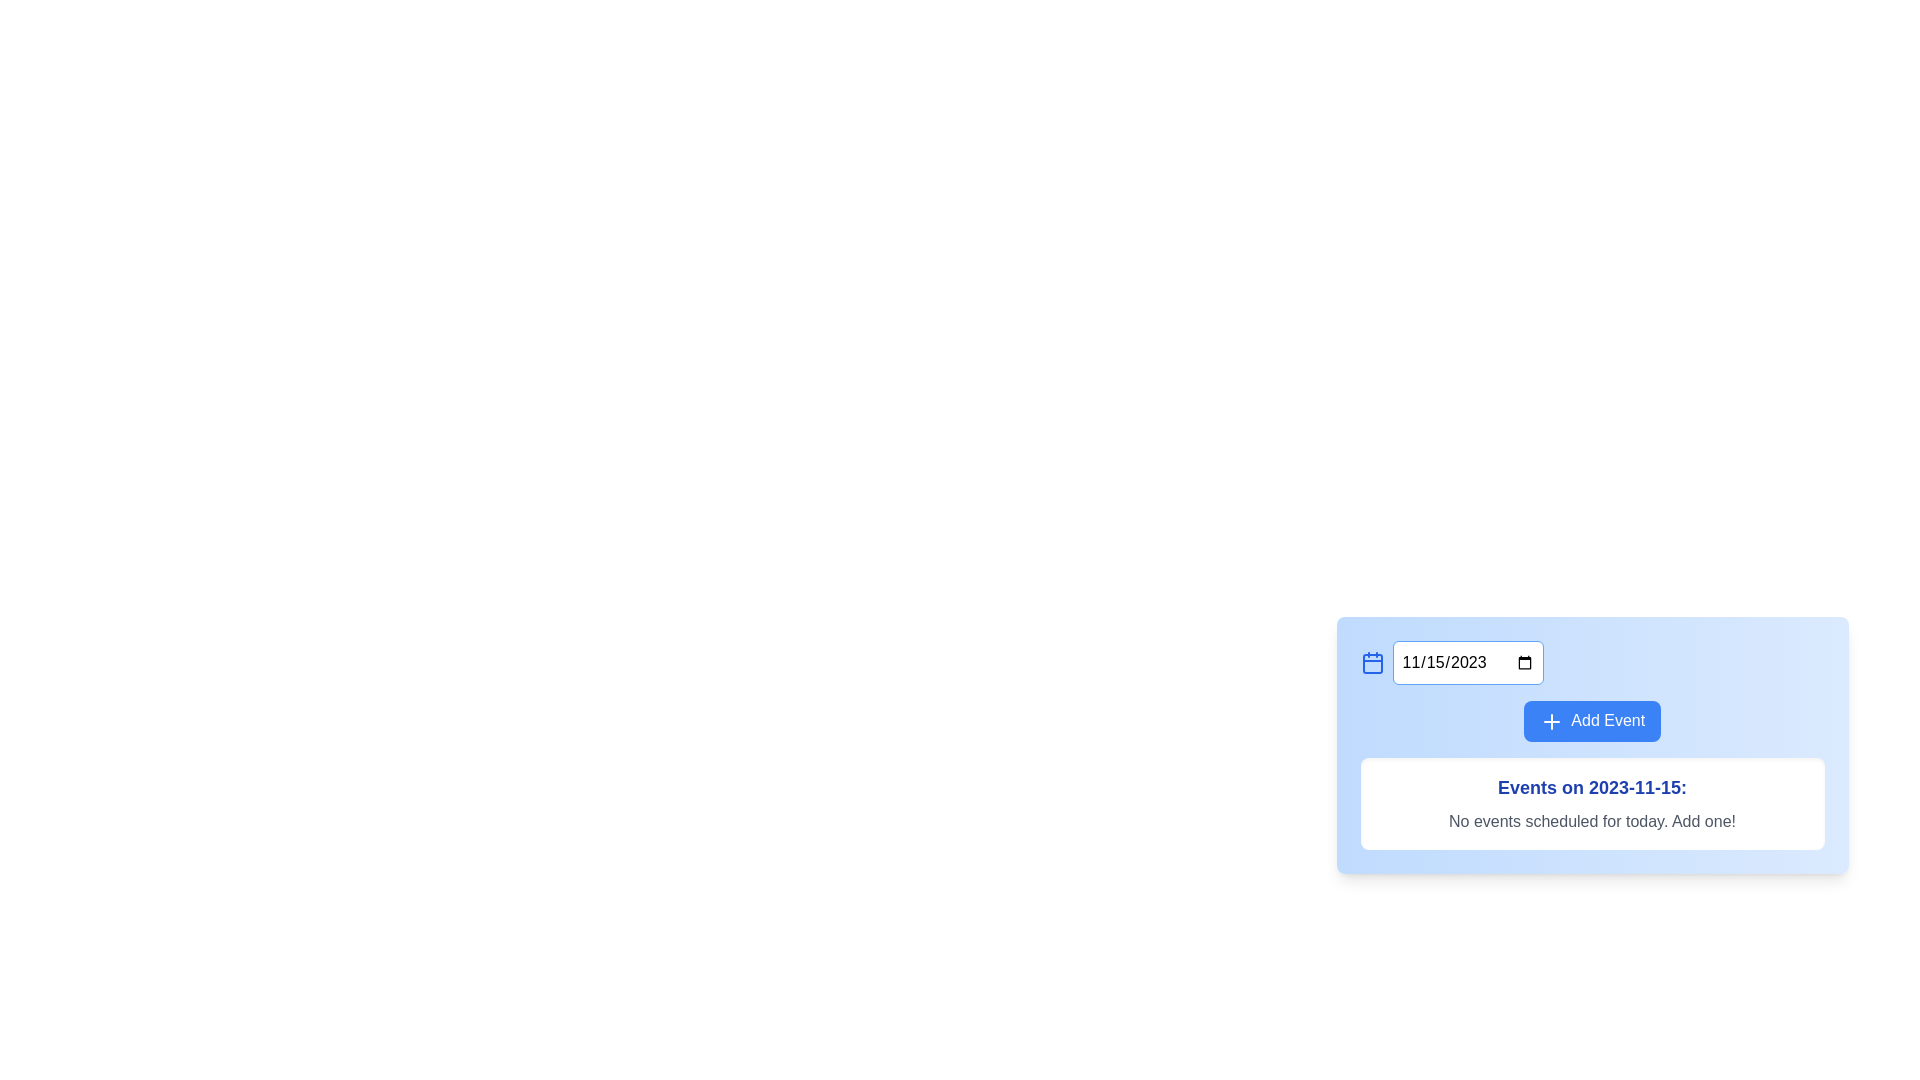  I want to click on the Text Label that displays 'No events scheduled for today. Add one!' located beneath the heading 'Events on 2023-11-15:' in a white rectangular section, so click(1591, 821).